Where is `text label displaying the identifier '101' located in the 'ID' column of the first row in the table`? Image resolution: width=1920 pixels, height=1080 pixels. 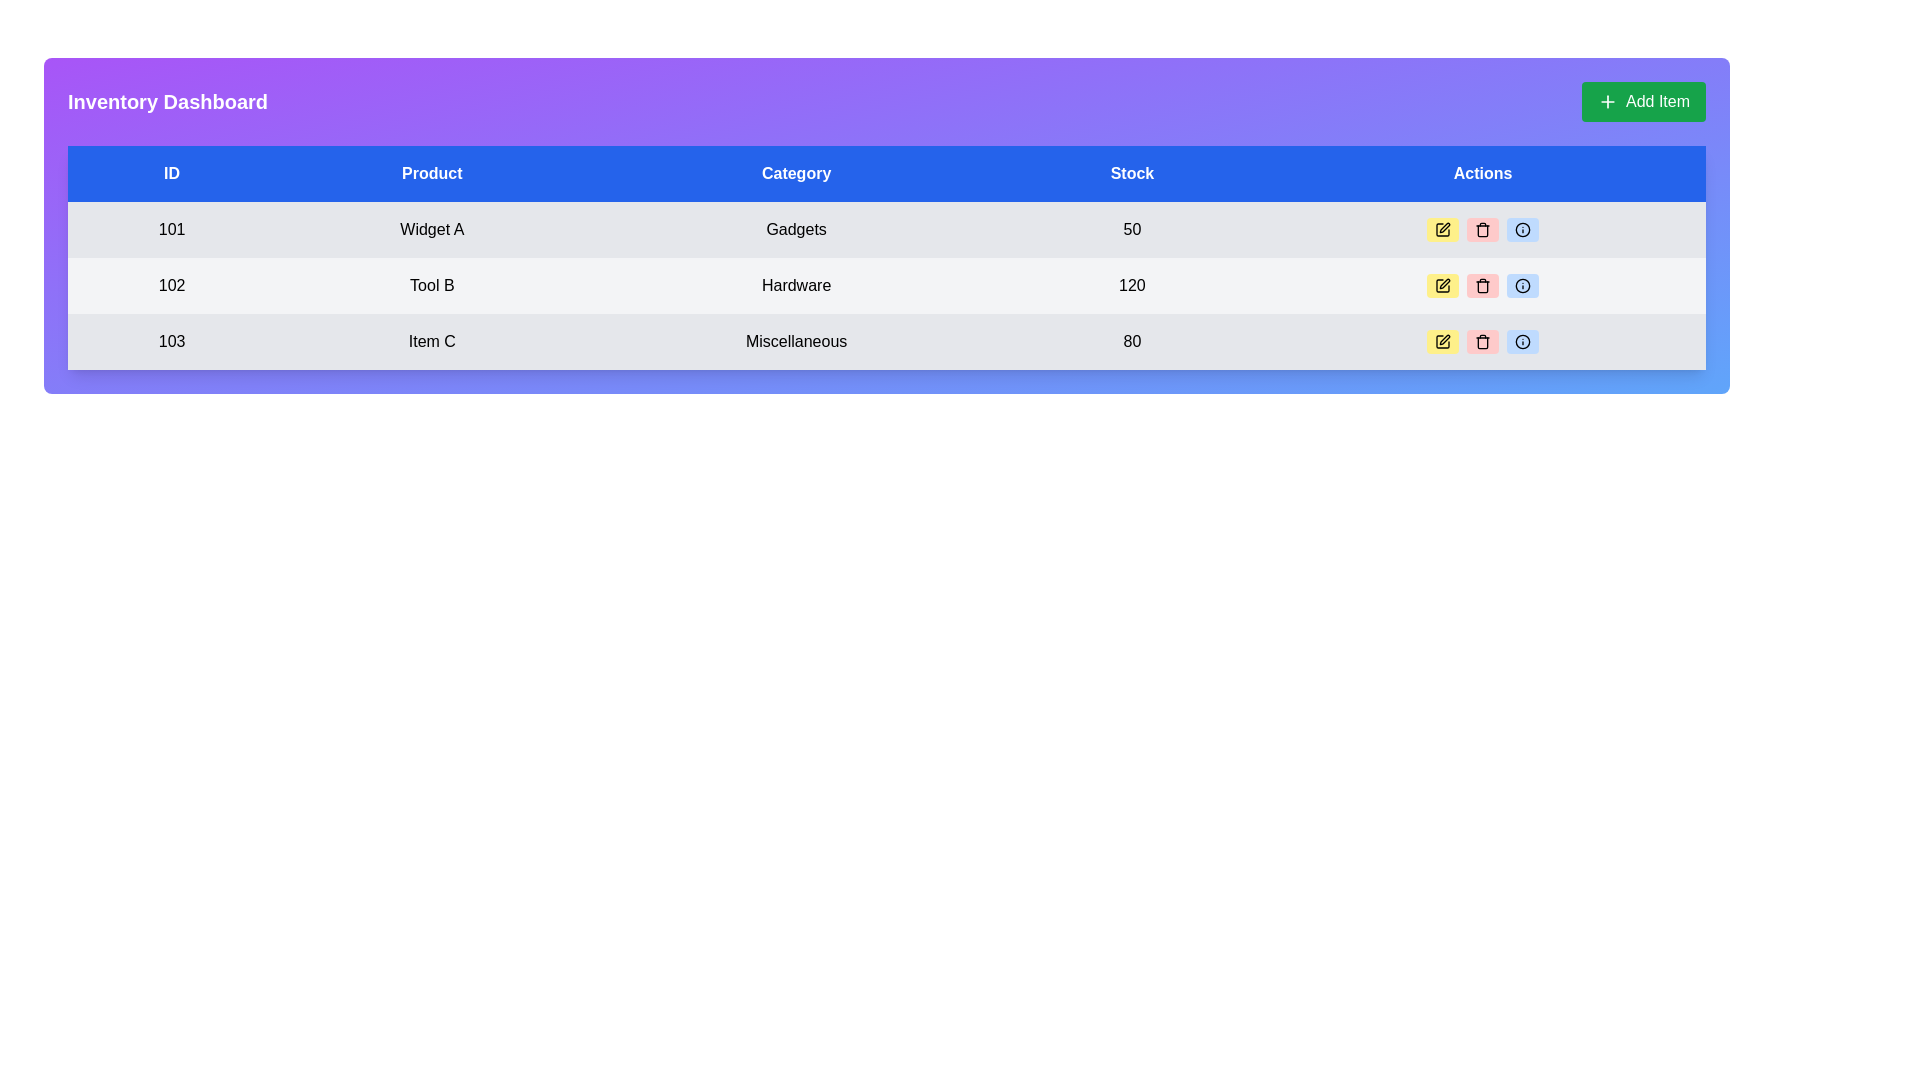
text label displaying the identifier '101' located in the 'ID' column of the first row in the table is located at coordinates (172, 229).